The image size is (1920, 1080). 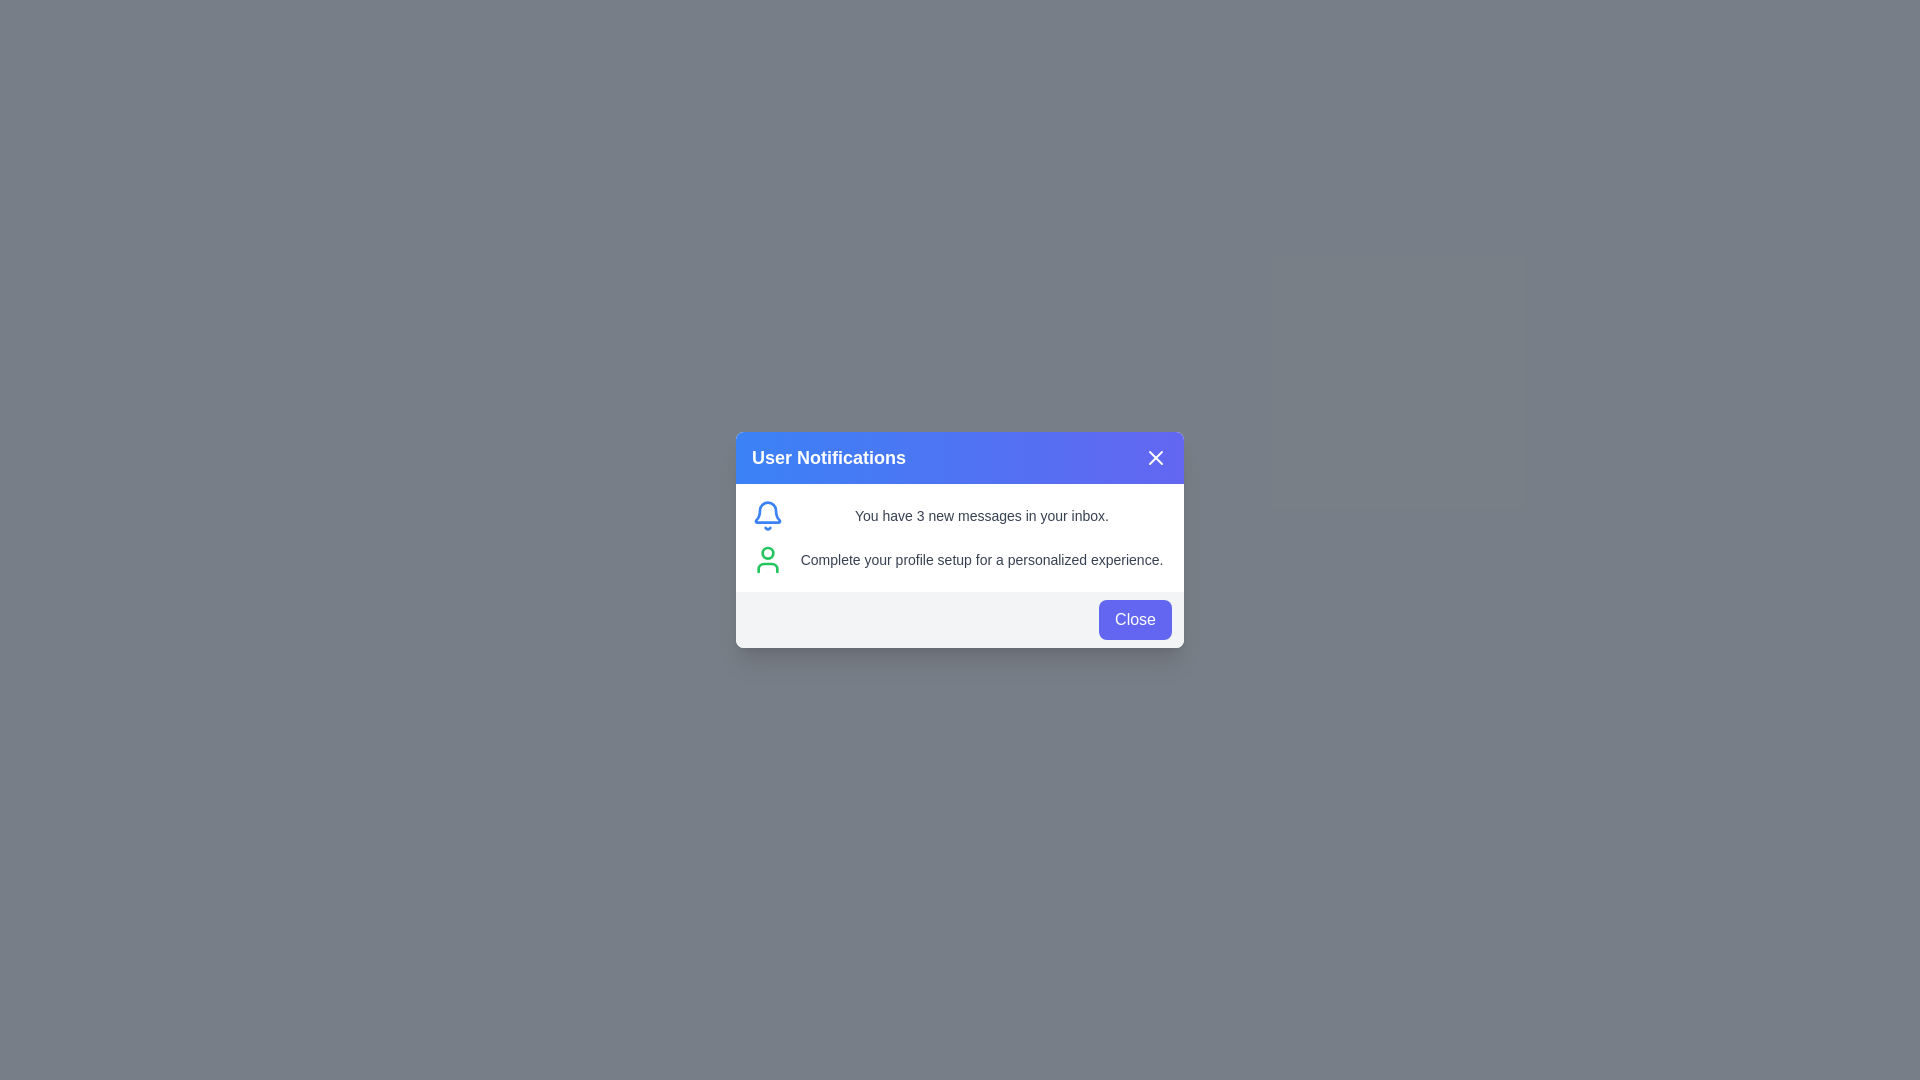 I want to click on the blue 'Close' button with rounded corners located in the lower-right corner of the notification dialog, so click(x=1134, y=619).